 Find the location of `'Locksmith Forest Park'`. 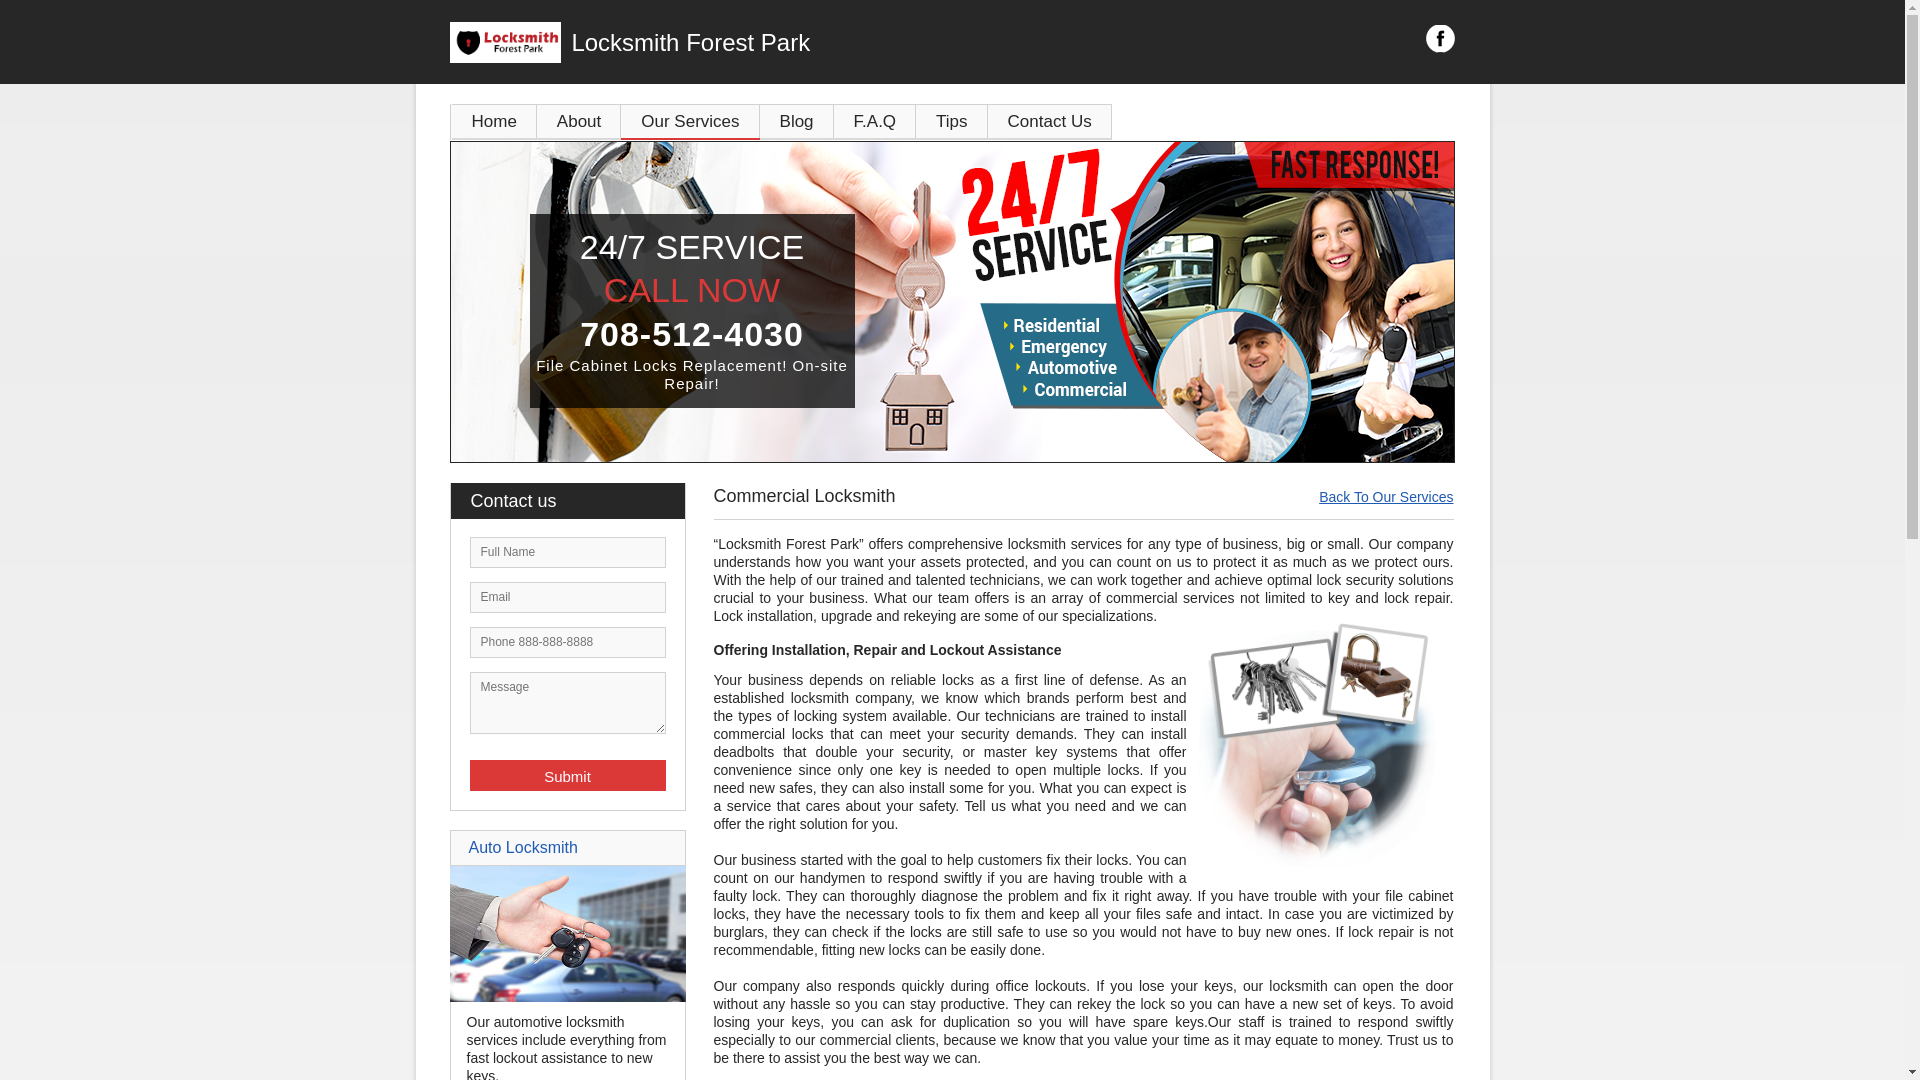

'Locksmith Forest Park' is located at coordinates (449, 42).